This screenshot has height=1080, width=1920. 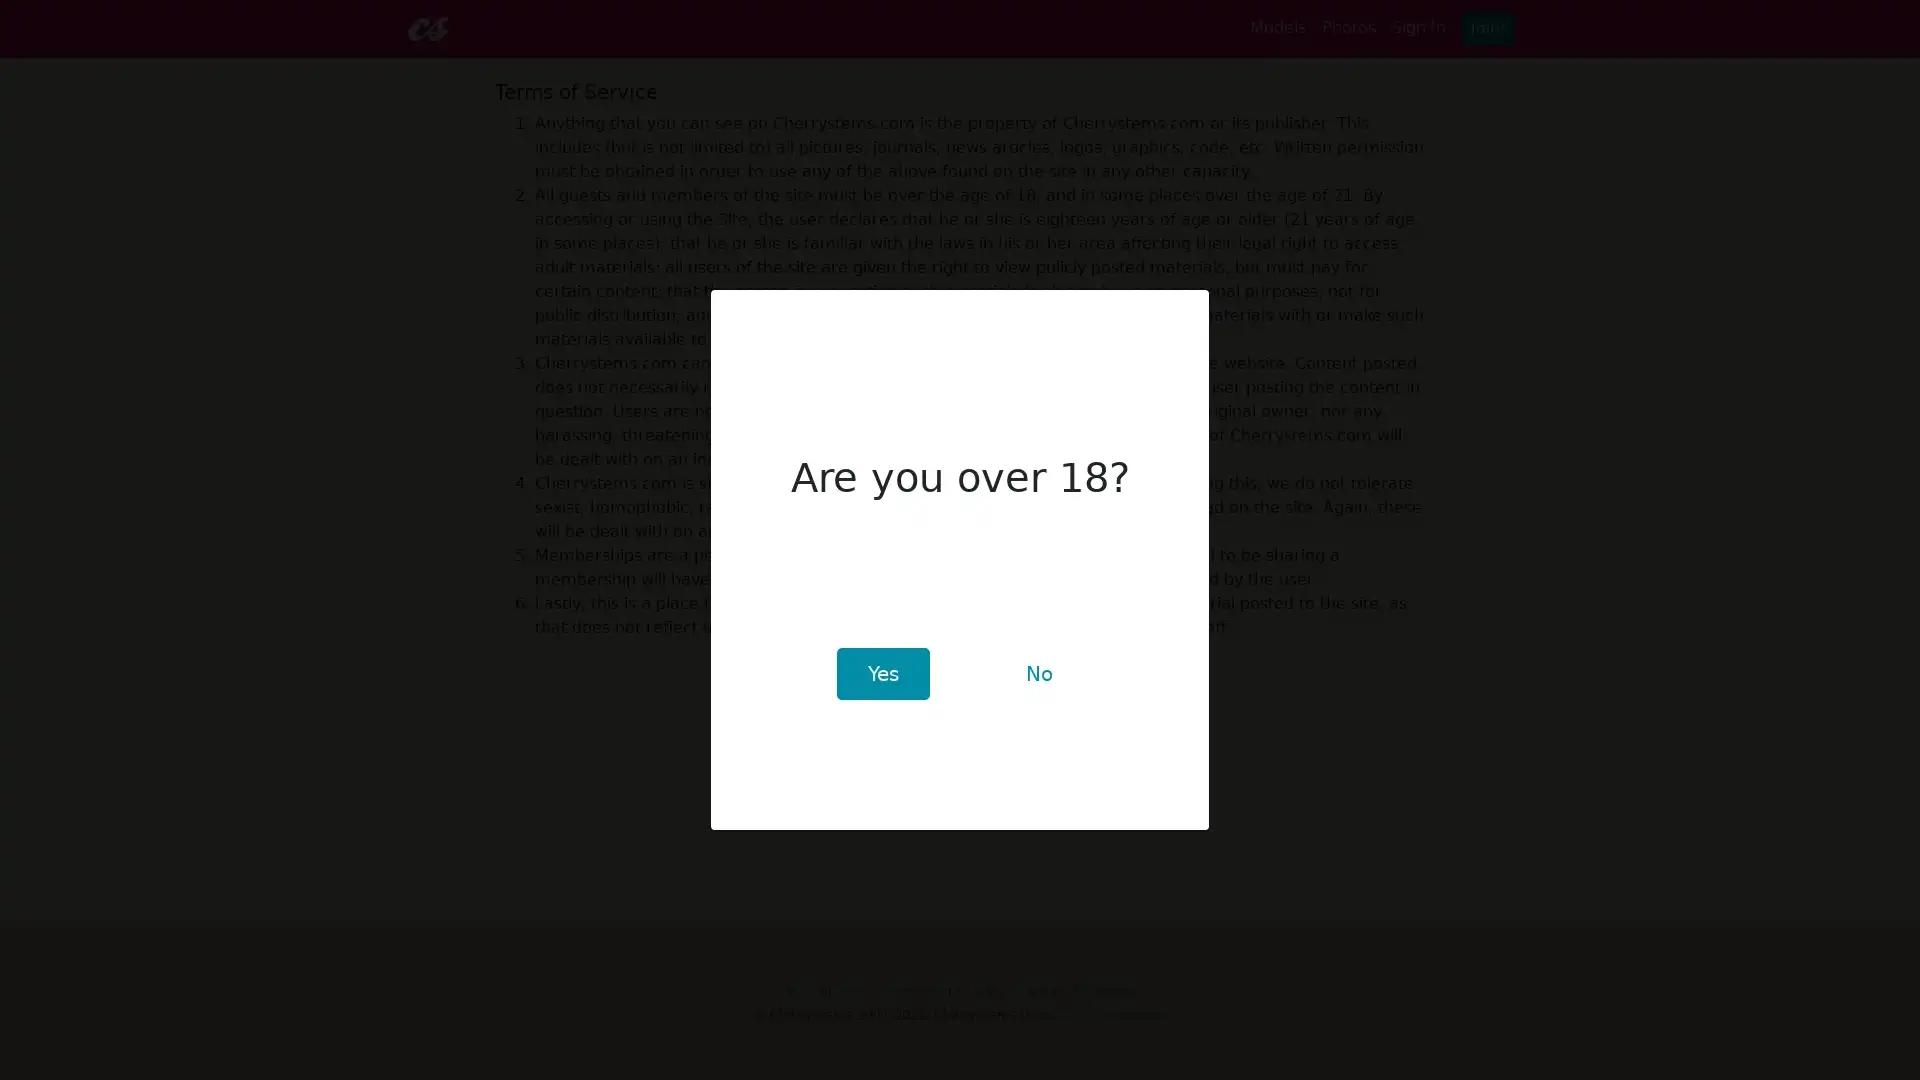 I want to click on Yes, so click(x=881, y=674).